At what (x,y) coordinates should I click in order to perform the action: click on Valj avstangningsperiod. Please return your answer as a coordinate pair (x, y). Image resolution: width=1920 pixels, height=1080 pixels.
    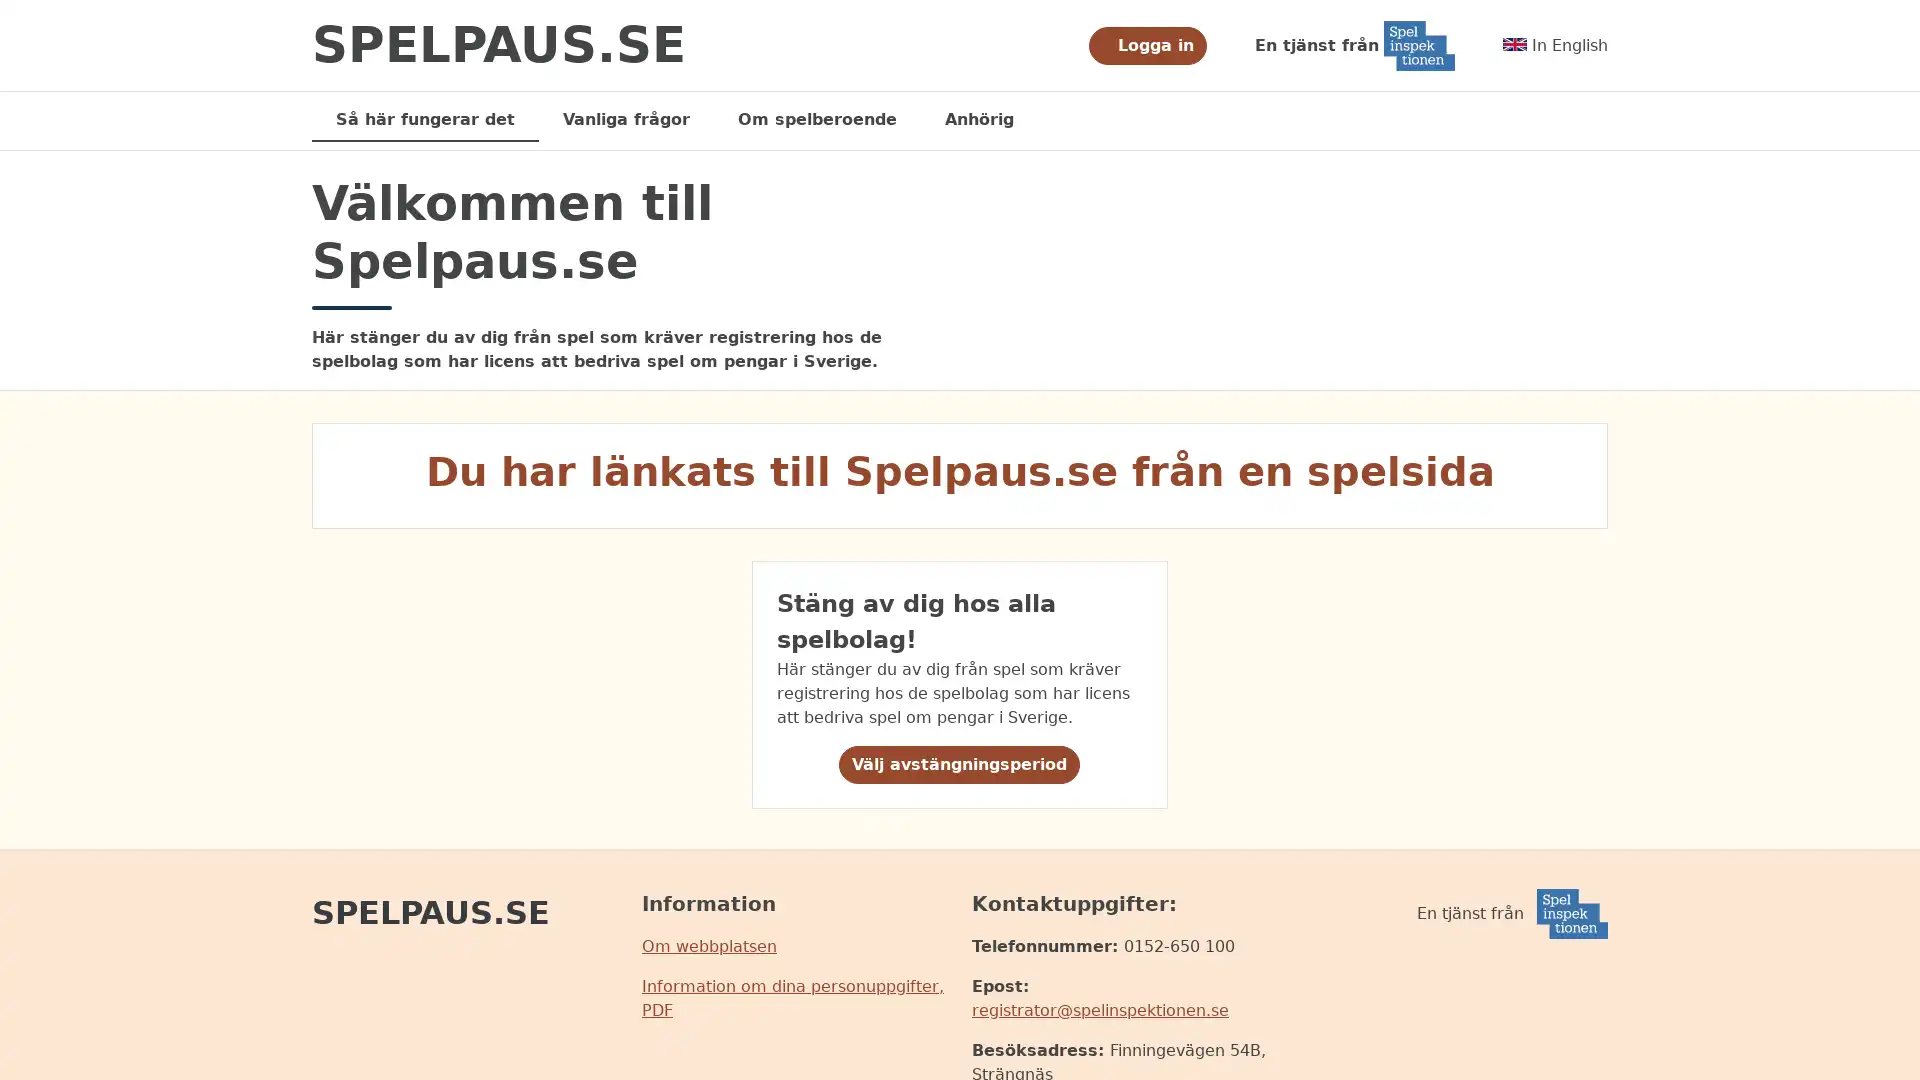
    Looking at the image, I should click on (958, 764).